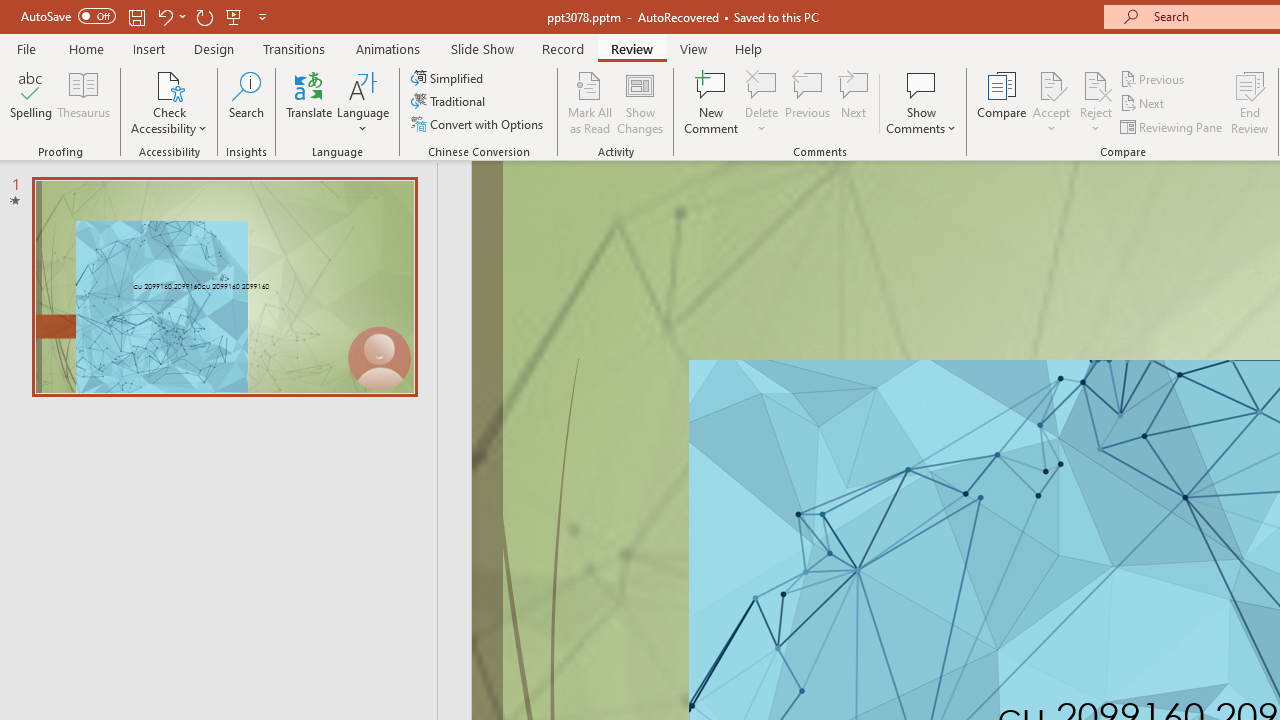 The height and width of the screenshot is (720, 1280). Describe the element at coordinates (1153, 78) in the screenshot. I see `'Previous'` at that location.